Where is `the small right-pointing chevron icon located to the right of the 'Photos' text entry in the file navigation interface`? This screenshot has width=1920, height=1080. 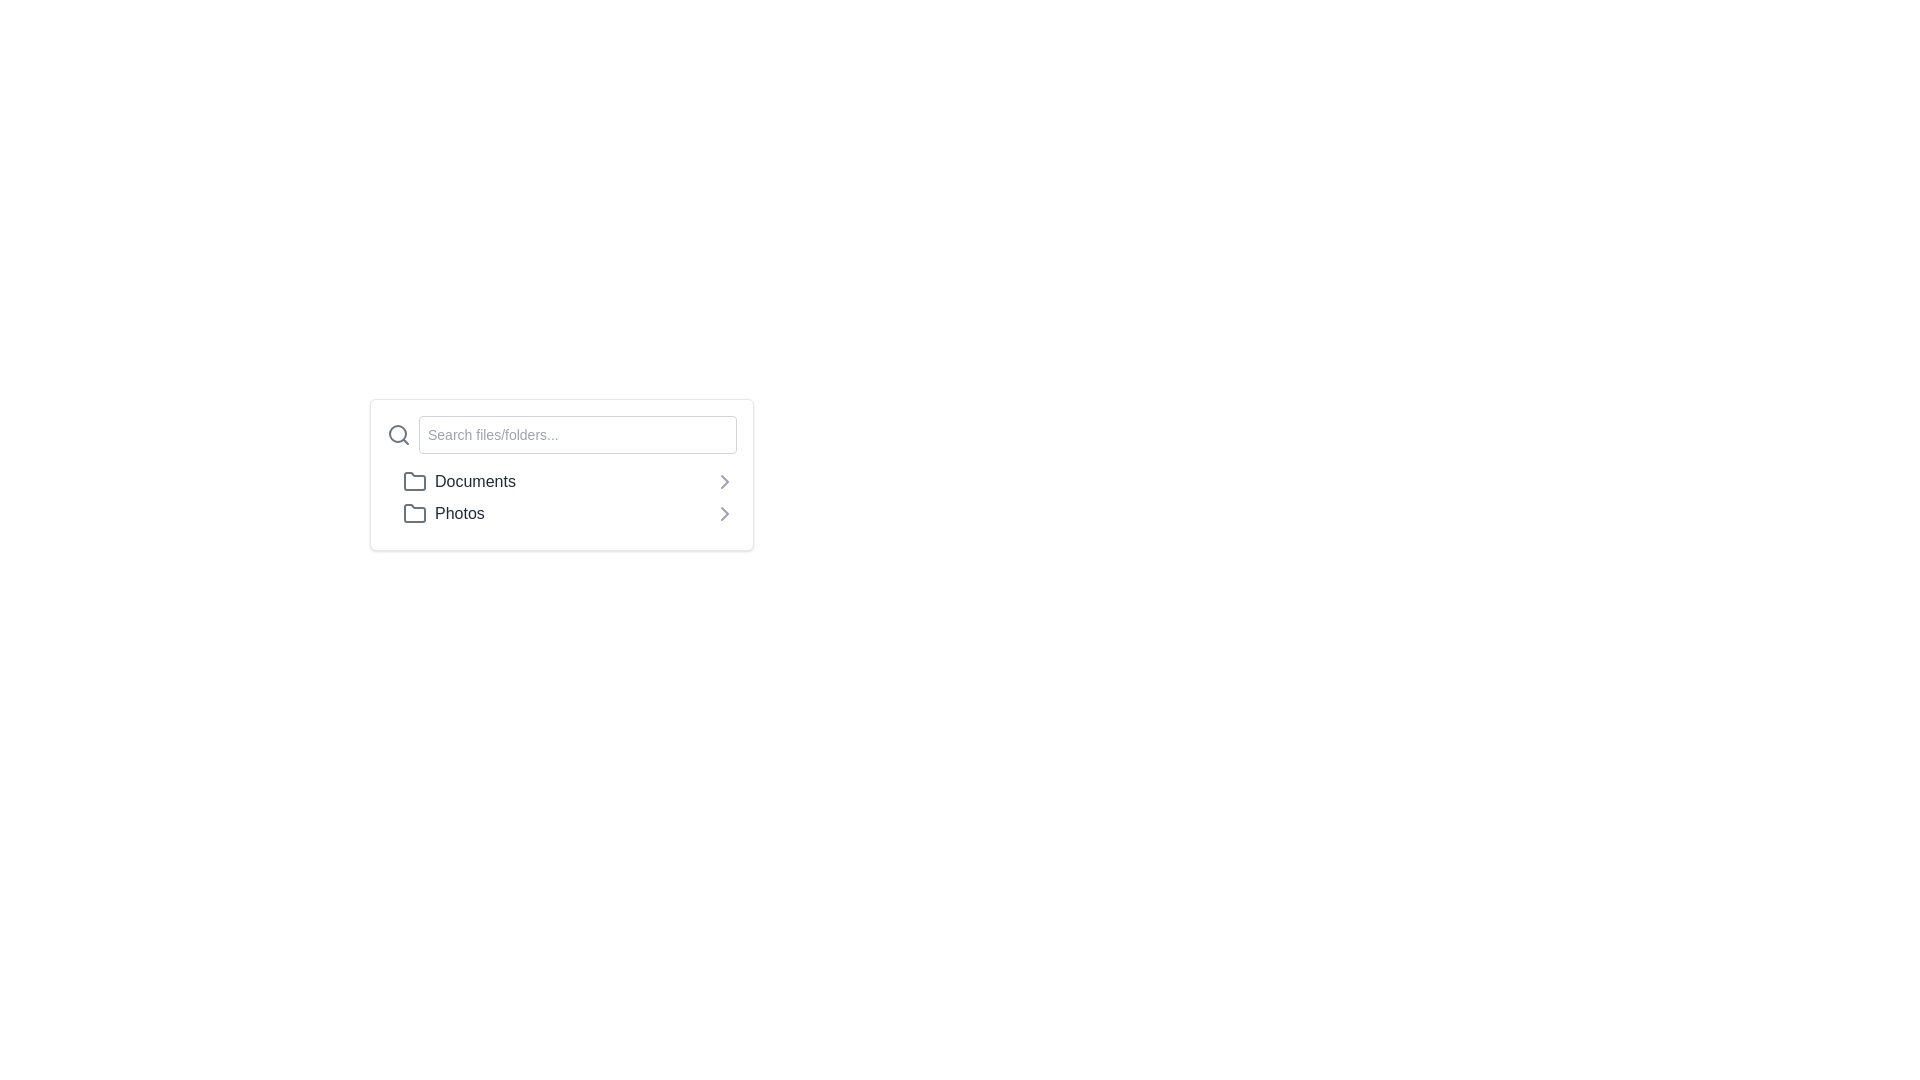
the small right-pointing chevron icon located to the right of the 'Photos' text entry in the file navigation interface is located at coordinates (723, 512).